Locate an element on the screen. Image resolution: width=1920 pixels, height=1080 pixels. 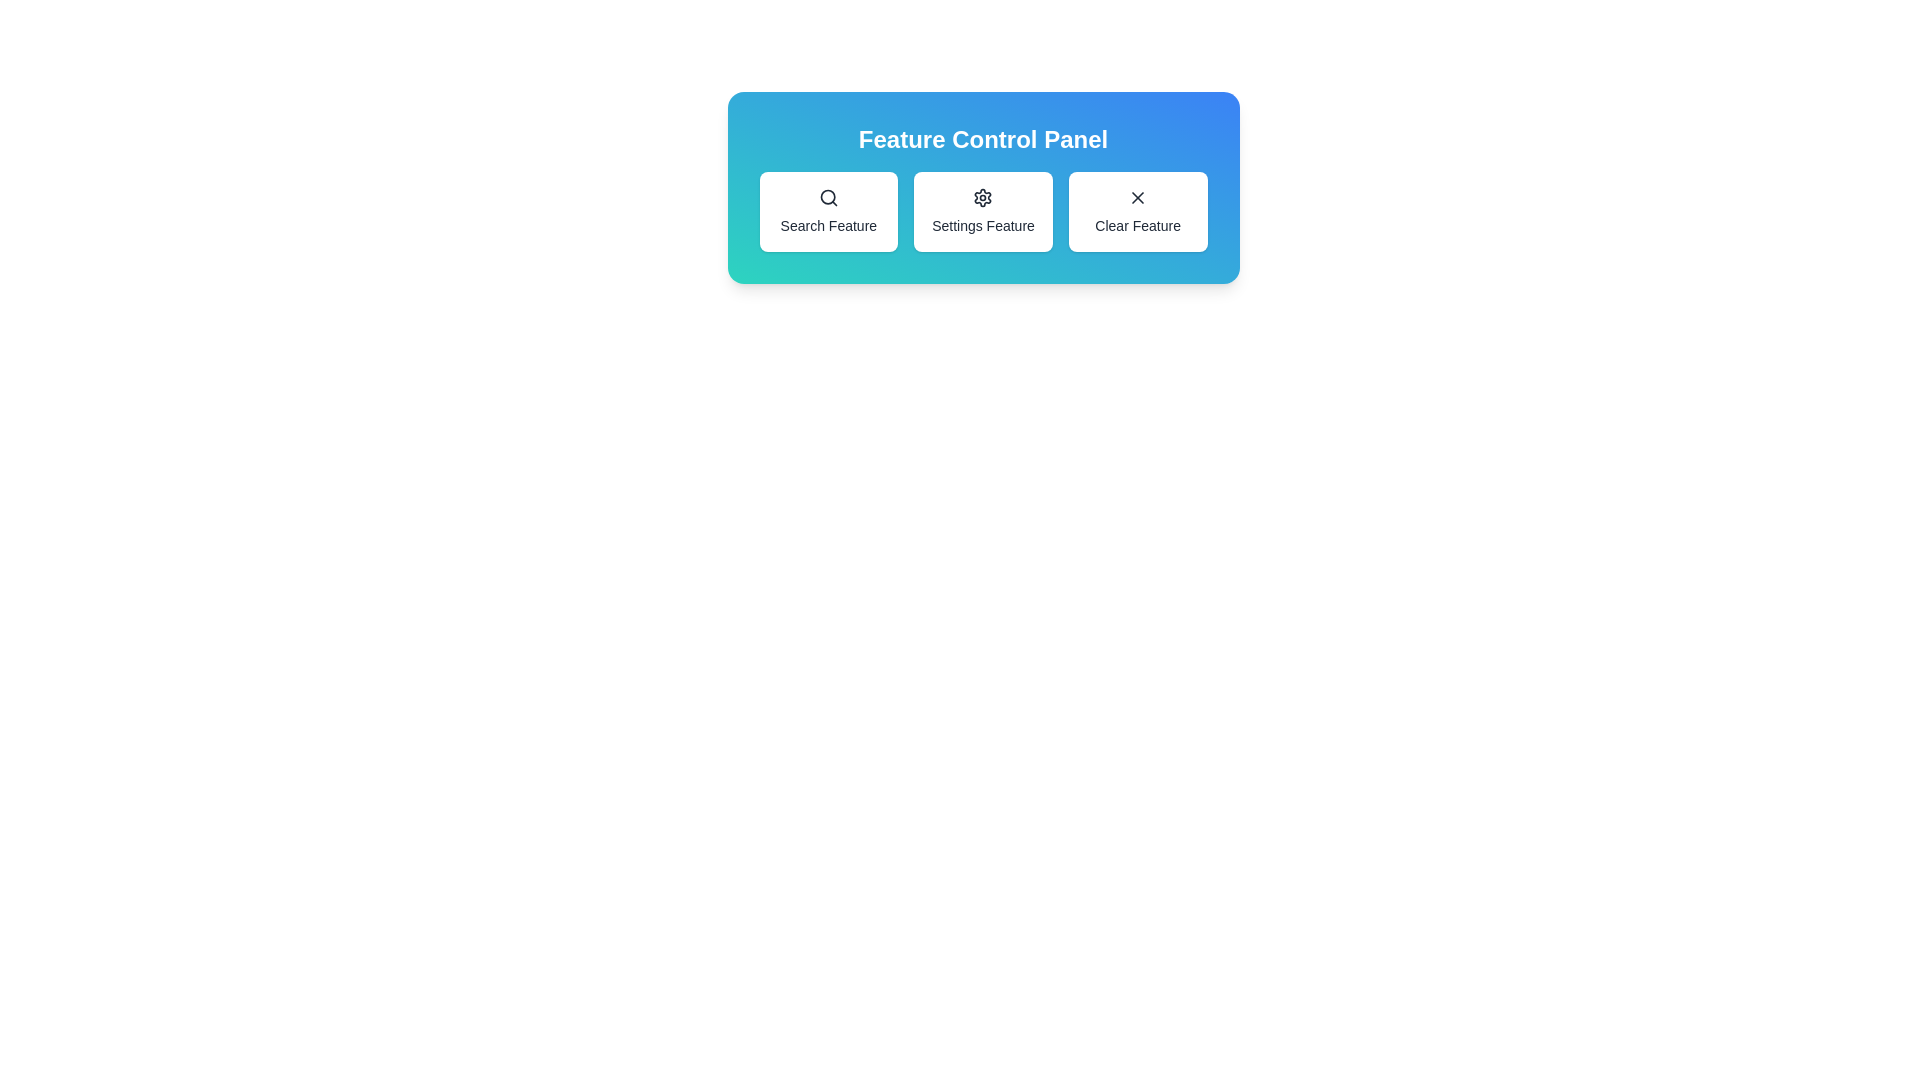
the 'Settings Feature' text label located in the second button from the left within the 'Feature Control Panel' is located at coordinates (983, 225).